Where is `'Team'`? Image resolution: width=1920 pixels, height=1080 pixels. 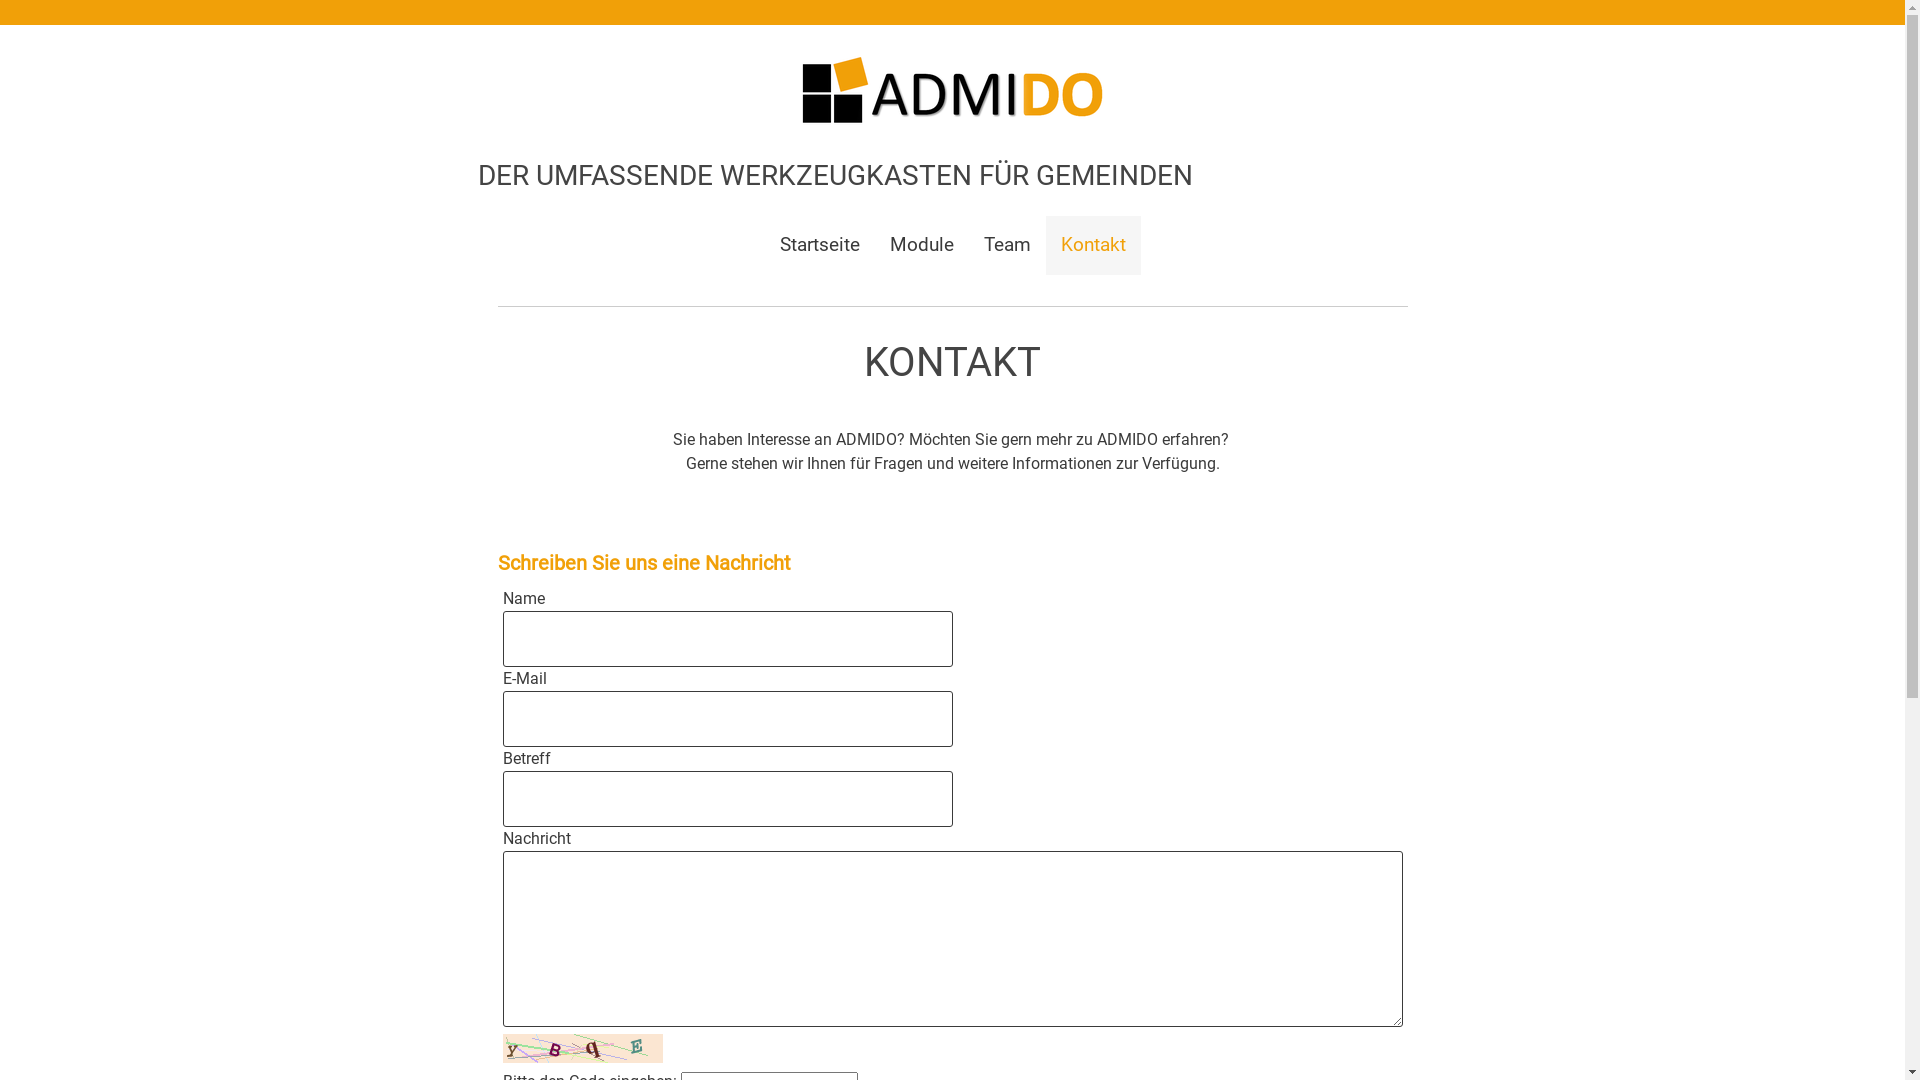 'Team' is located at coordinates (968, 244).